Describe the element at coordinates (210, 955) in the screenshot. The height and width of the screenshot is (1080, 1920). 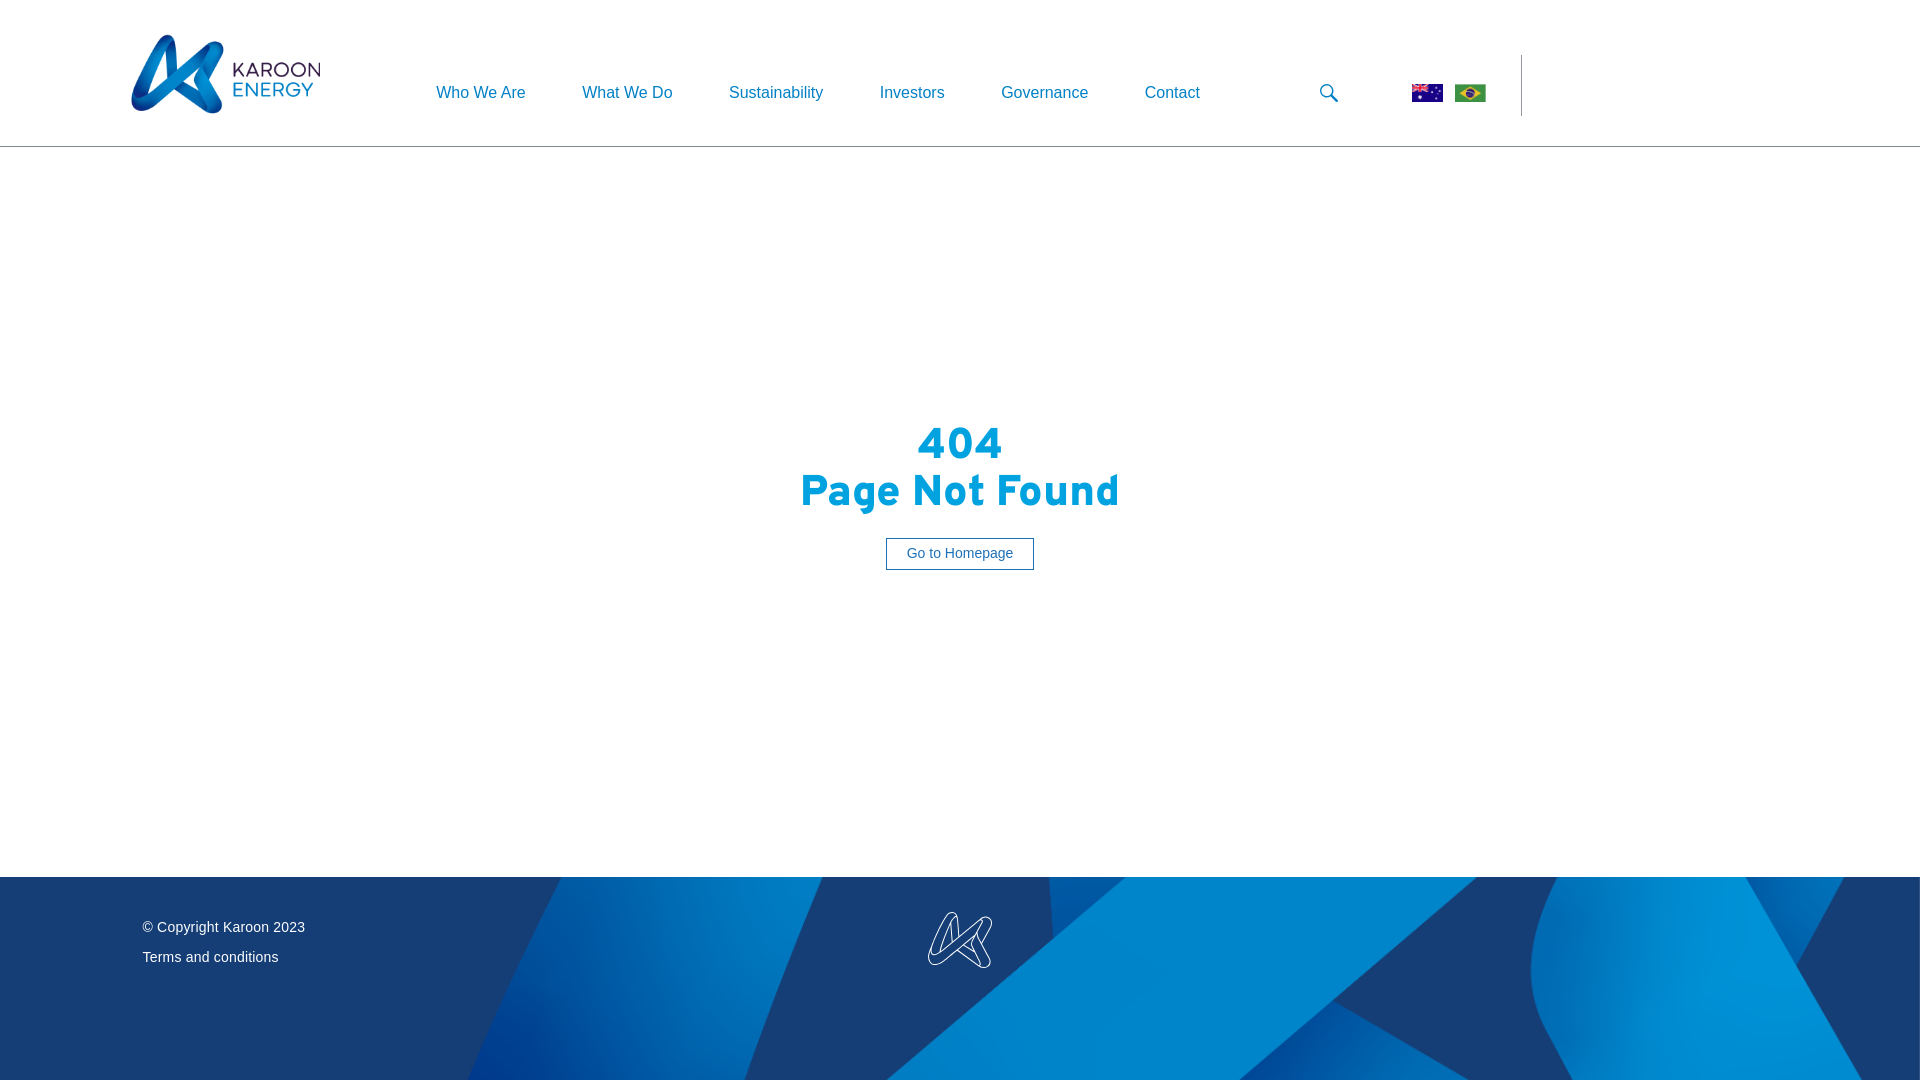
I see `'Terms and conditions'` at that location.